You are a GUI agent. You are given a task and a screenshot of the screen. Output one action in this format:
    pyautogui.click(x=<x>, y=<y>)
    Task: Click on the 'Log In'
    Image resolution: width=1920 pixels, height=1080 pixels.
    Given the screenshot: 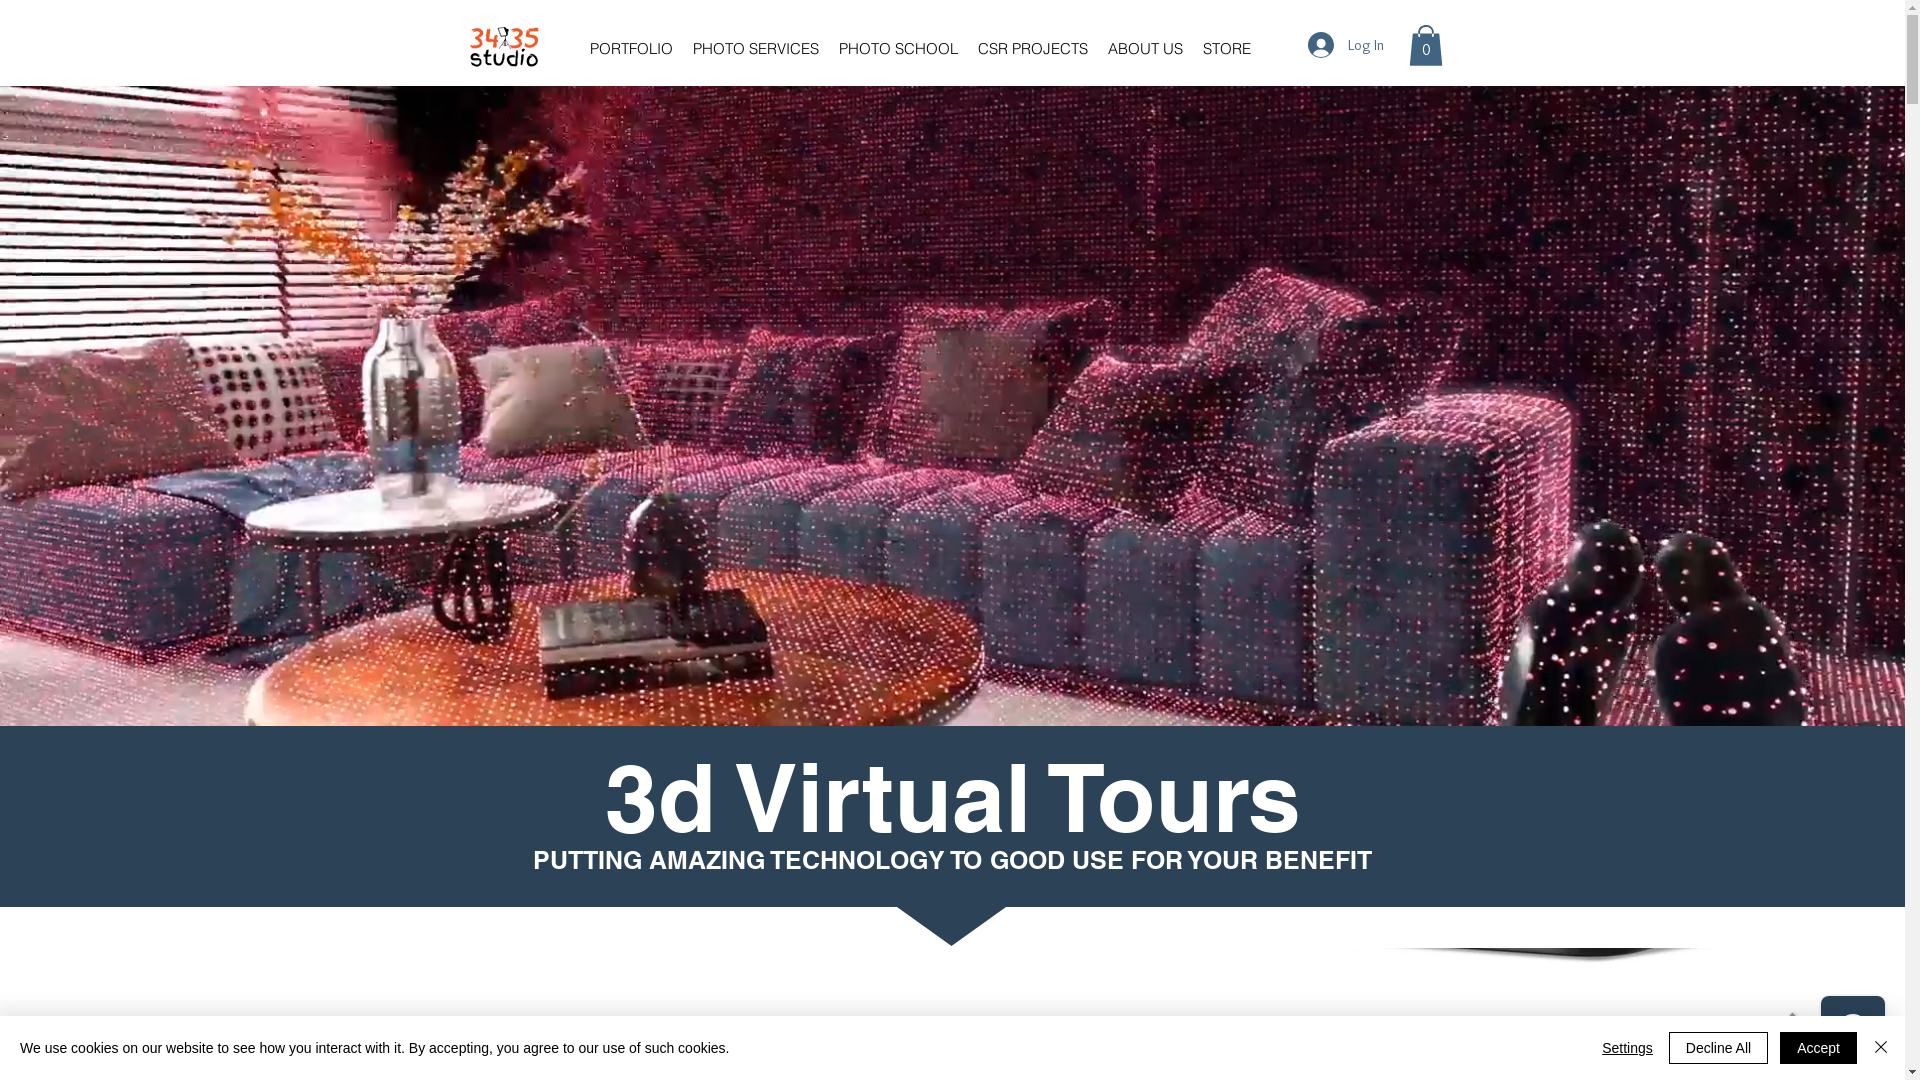 What is the action you would take?
    pyautogui.click(x=1345, y=45)
    